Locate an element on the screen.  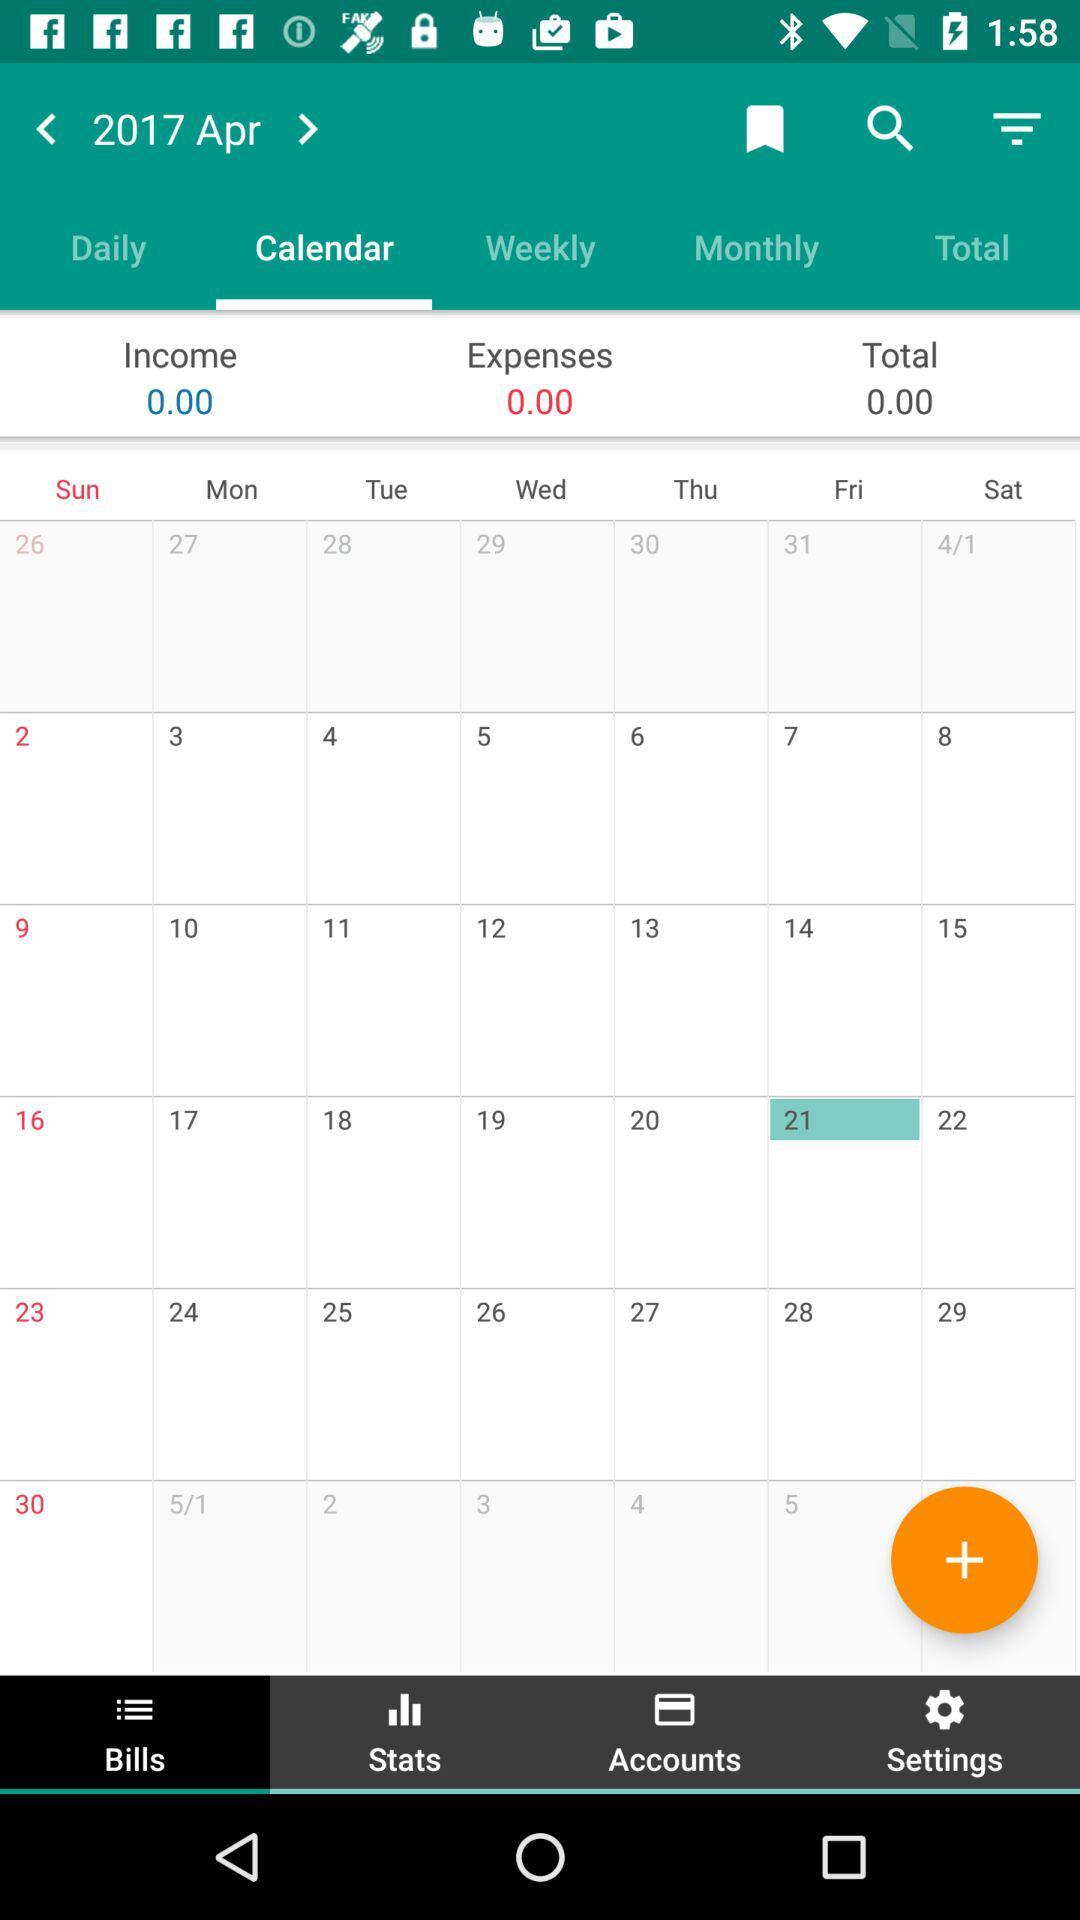
item next to the calendar item is located at coordinates (108, 245).